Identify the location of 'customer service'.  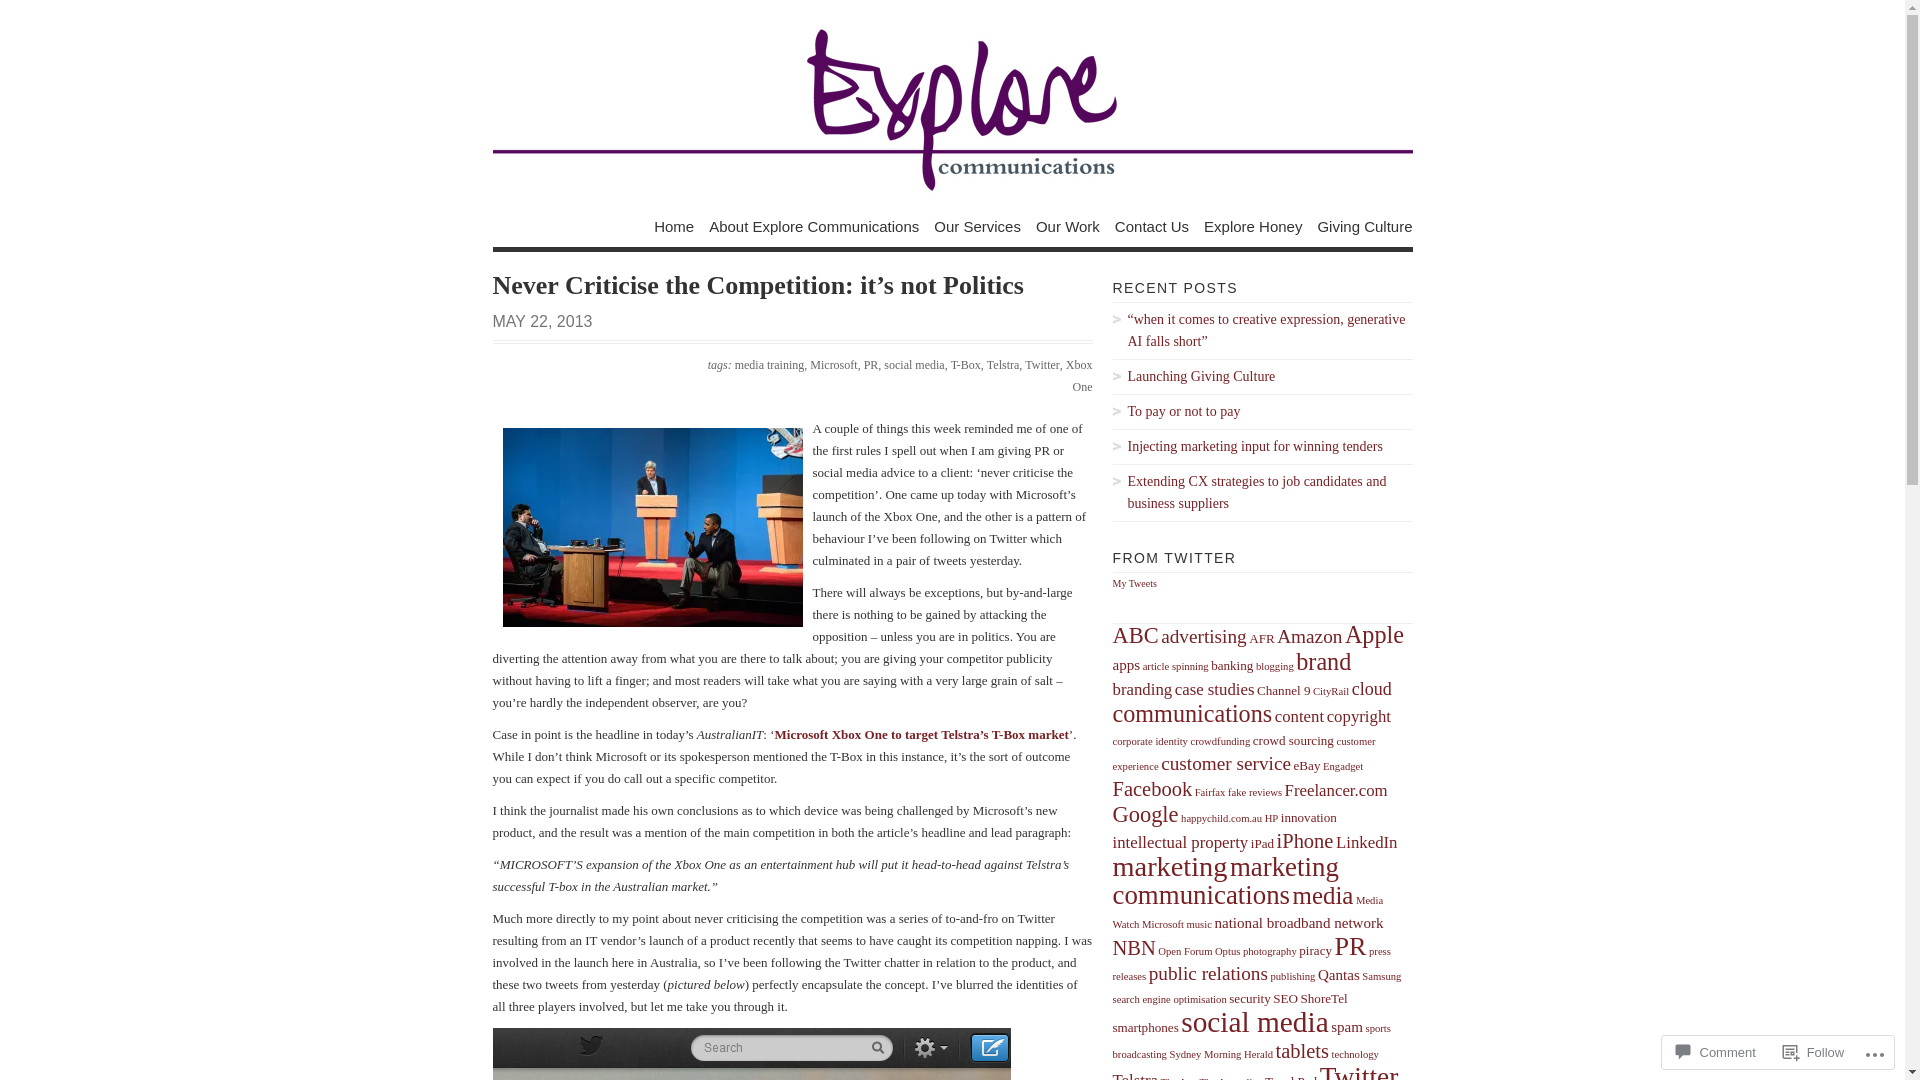
(1224, 763).